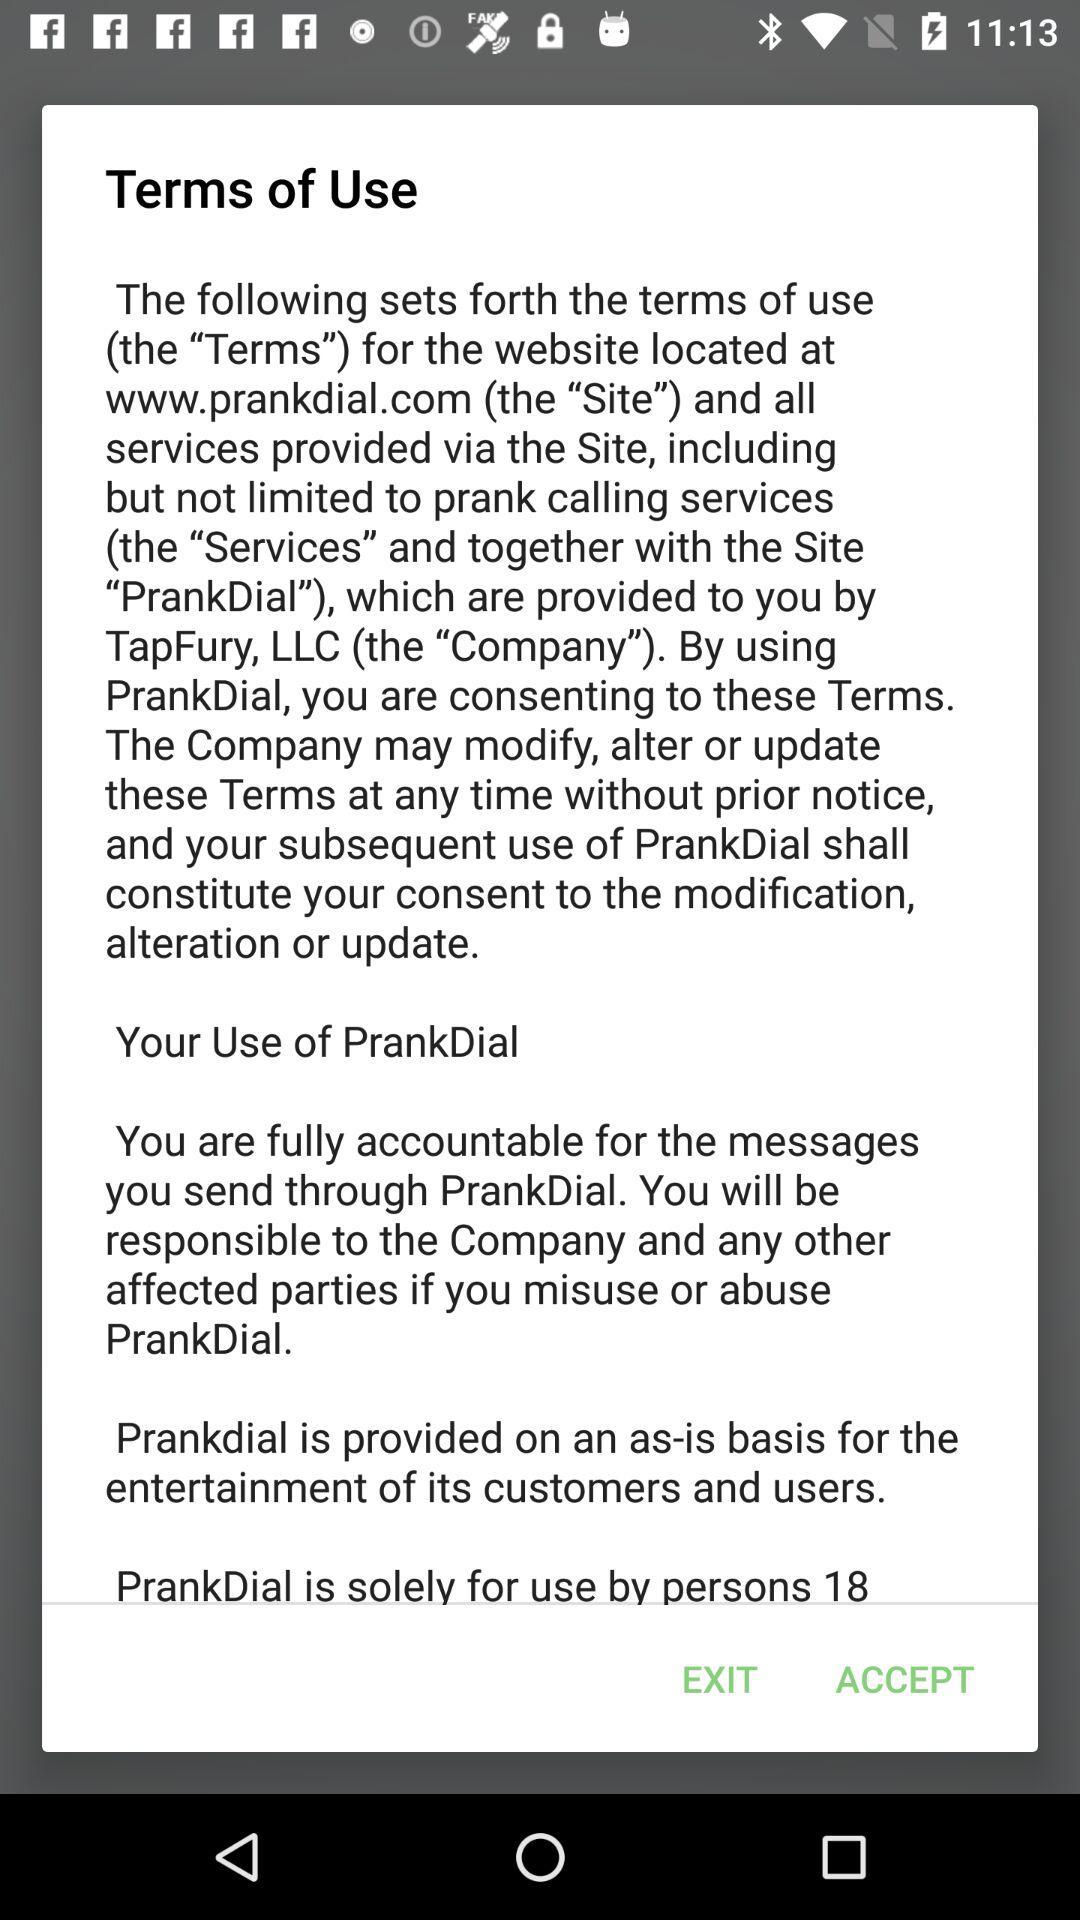  What do you see at coordinates (905, 1678) in the screenshot?
I see `accept` at bounding box center [905, 1678].